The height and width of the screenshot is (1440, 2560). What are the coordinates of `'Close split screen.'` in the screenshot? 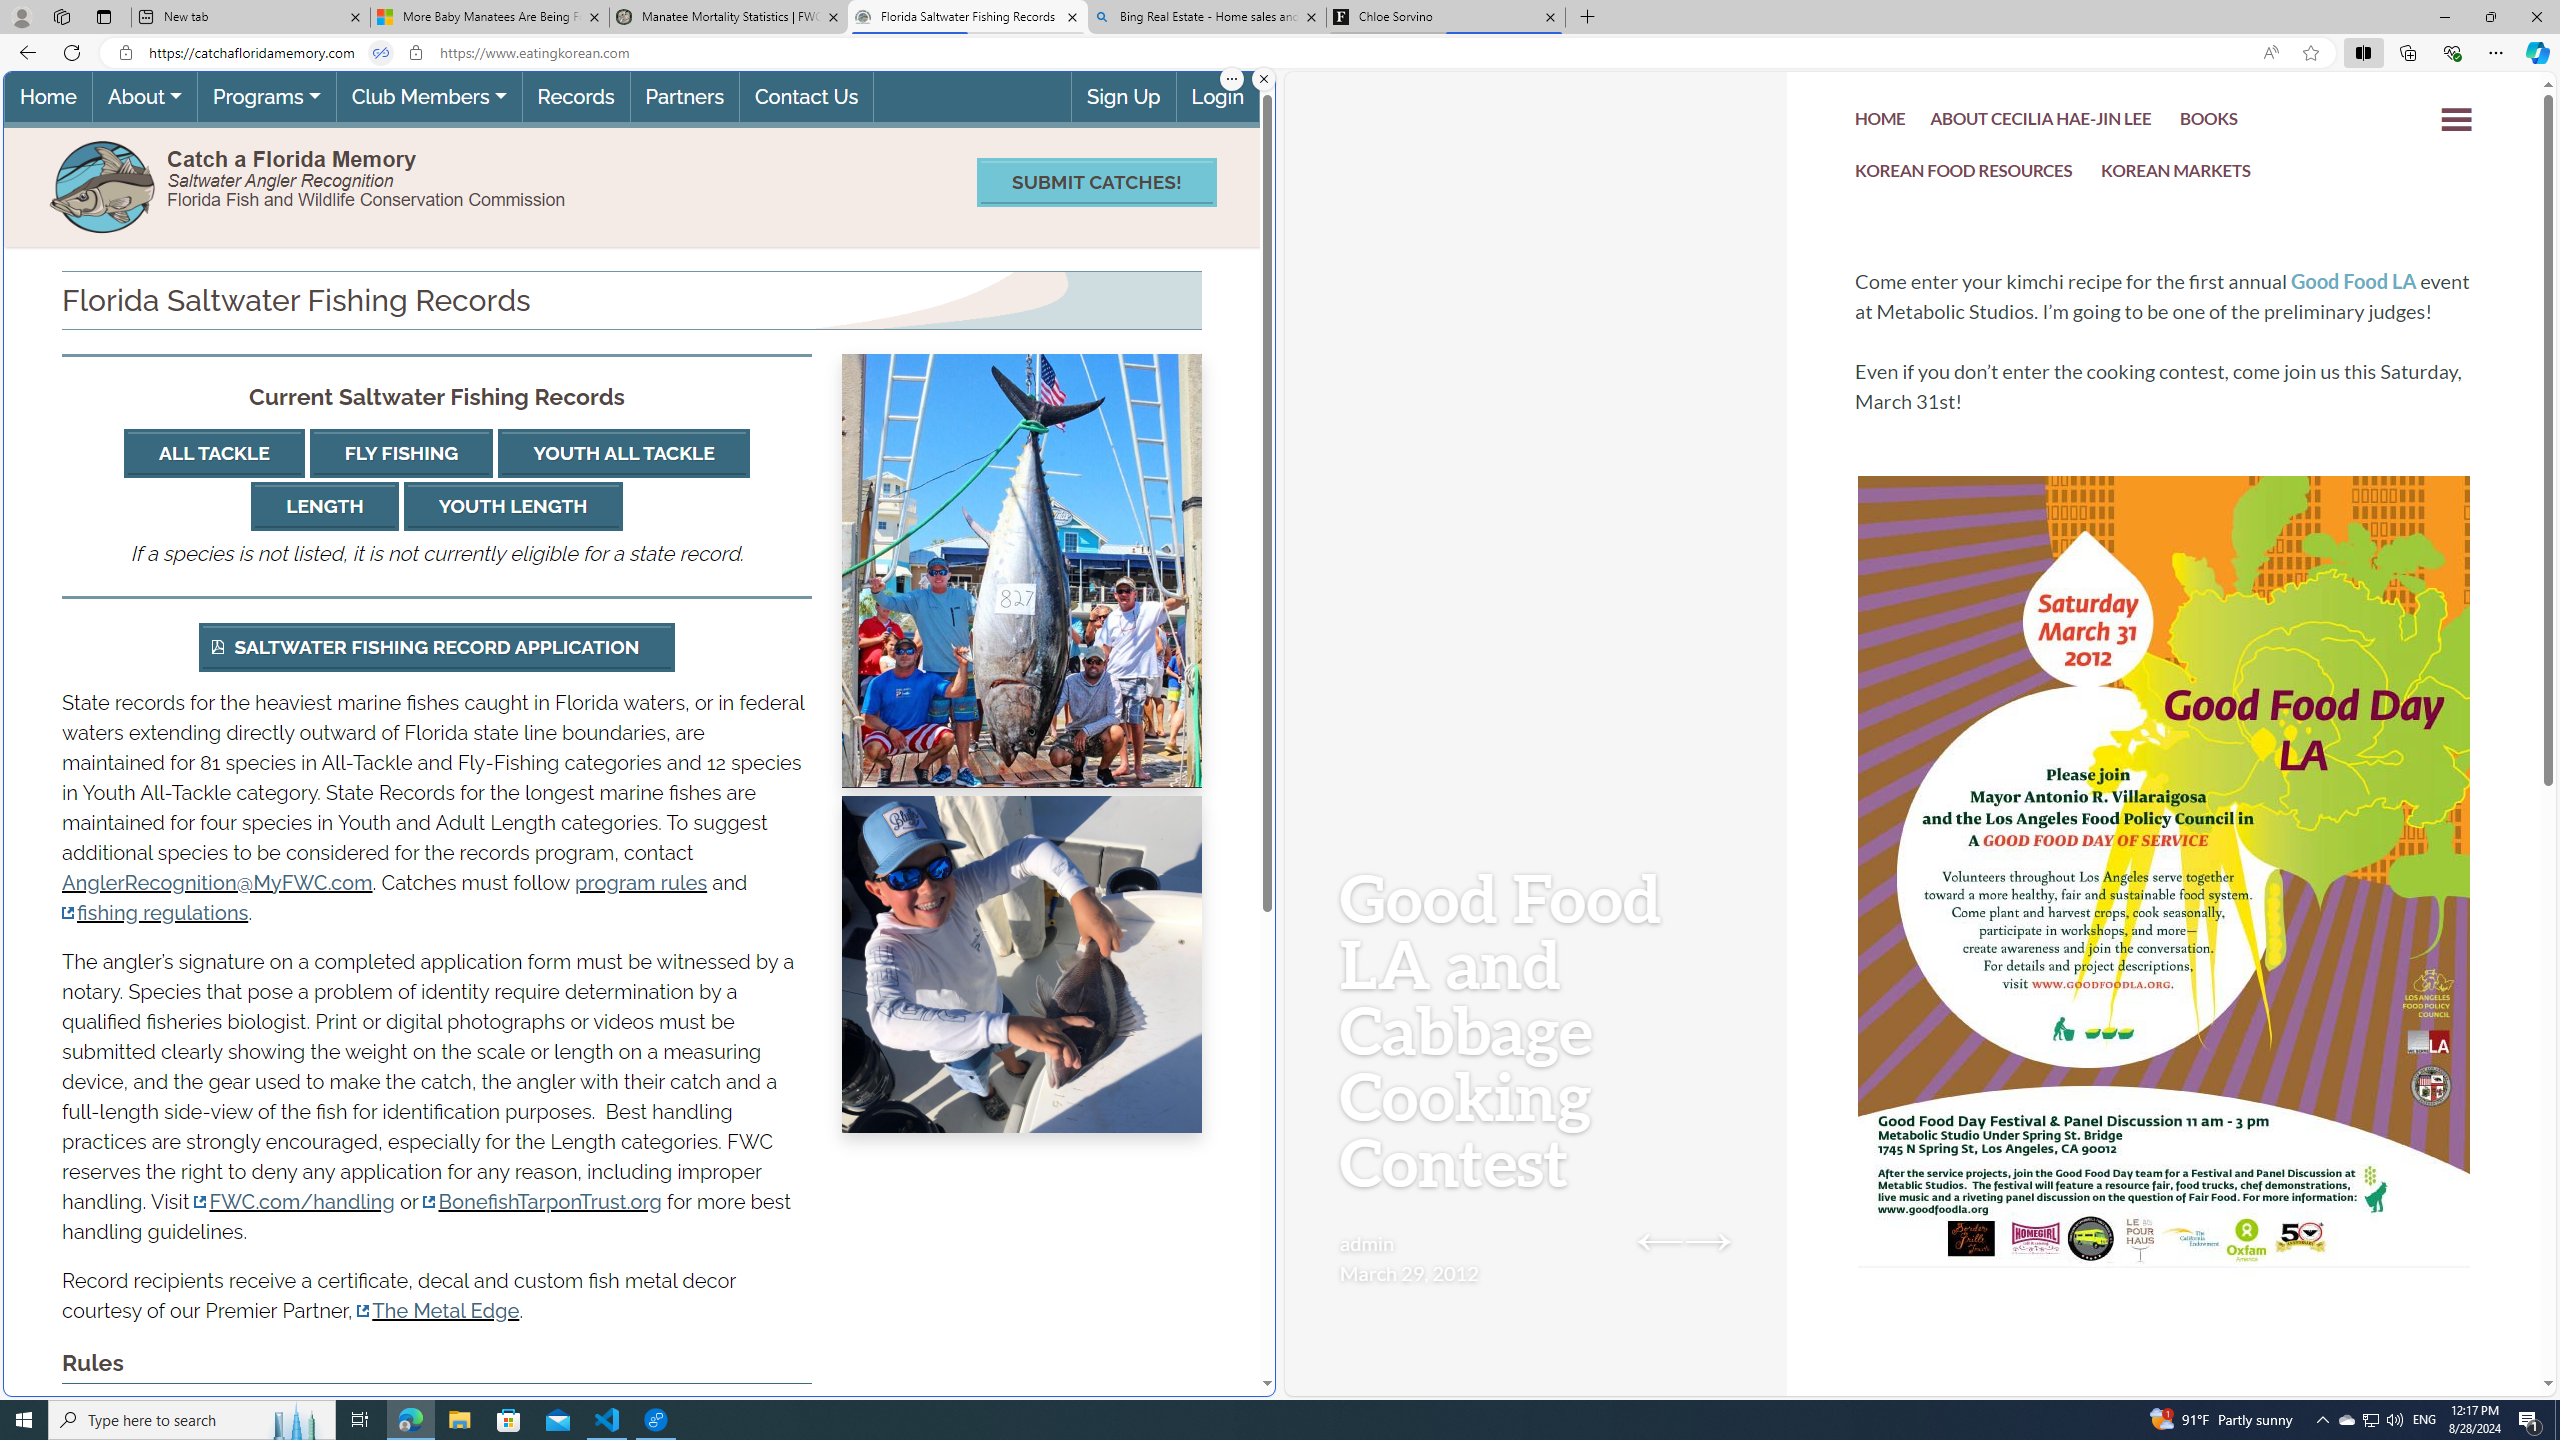 It's located at (1263, 78).